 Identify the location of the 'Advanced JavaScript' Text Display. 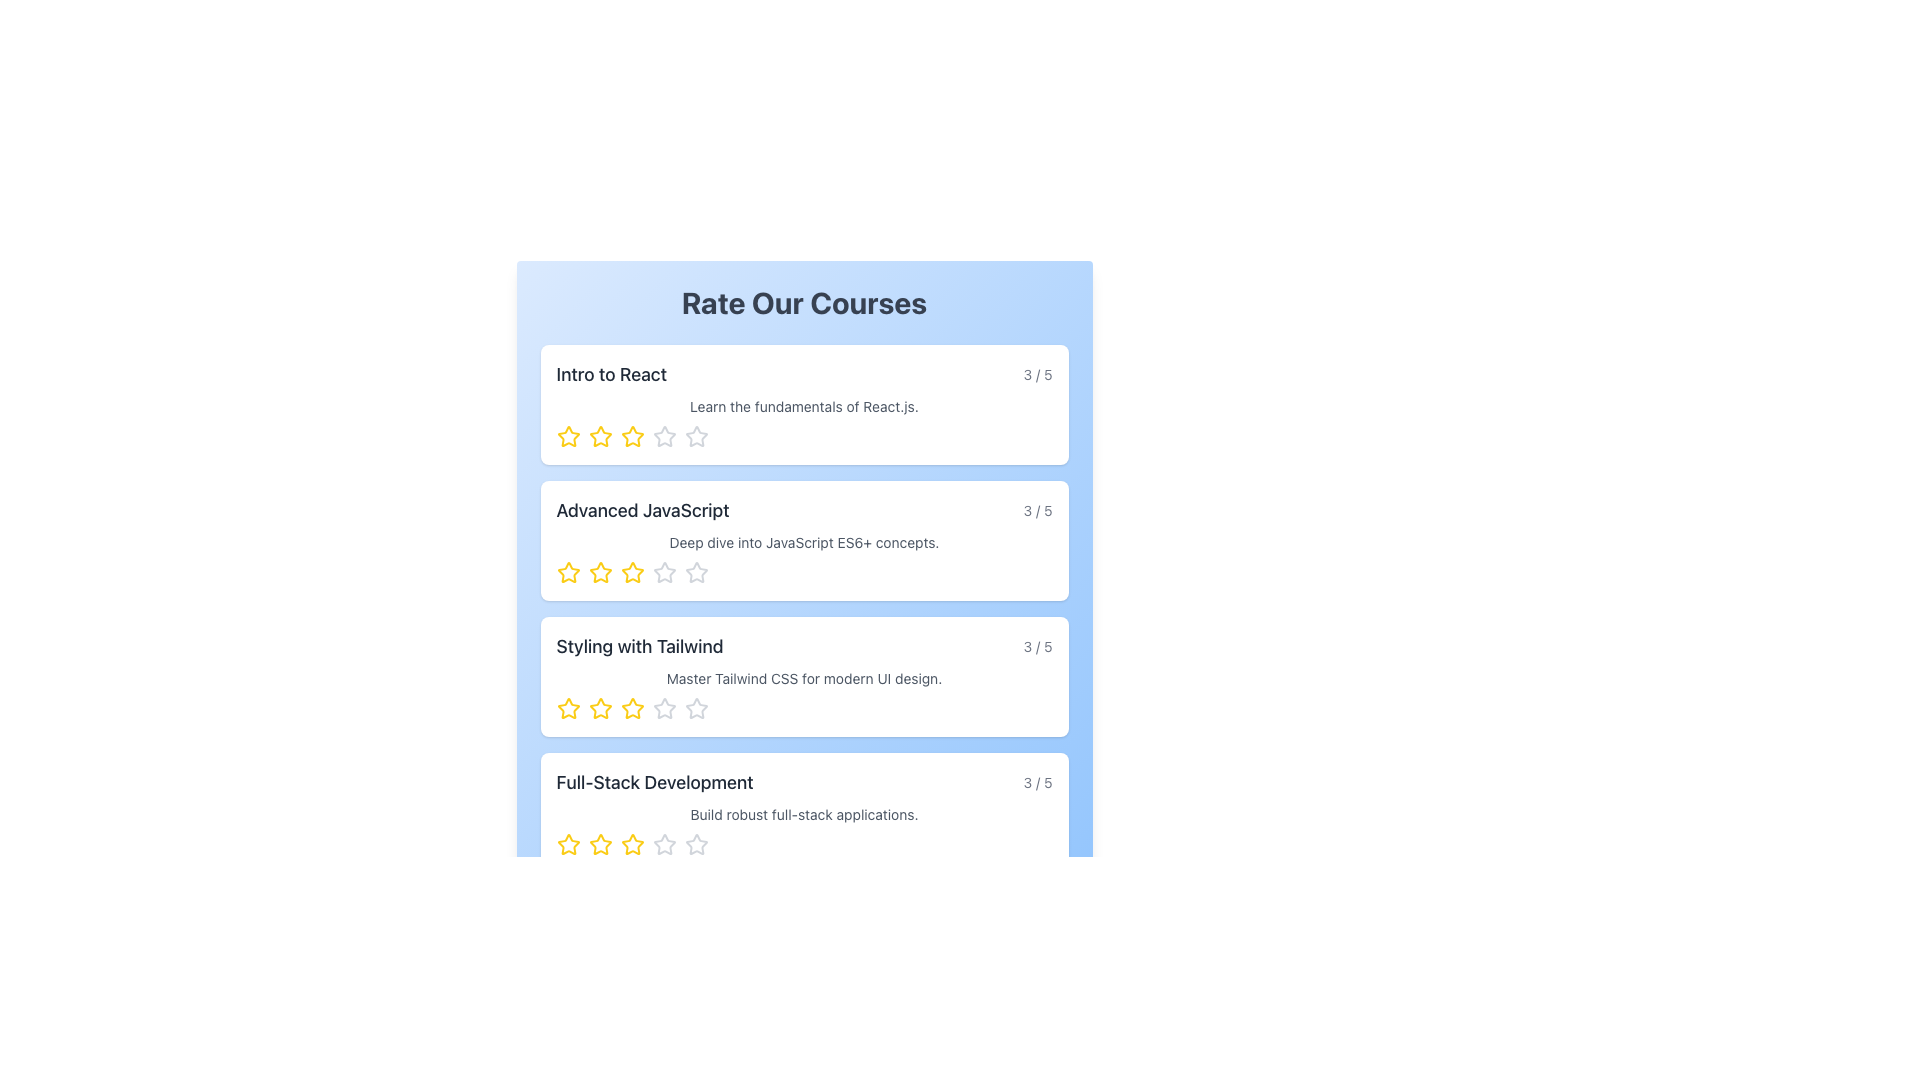
(804, 509).